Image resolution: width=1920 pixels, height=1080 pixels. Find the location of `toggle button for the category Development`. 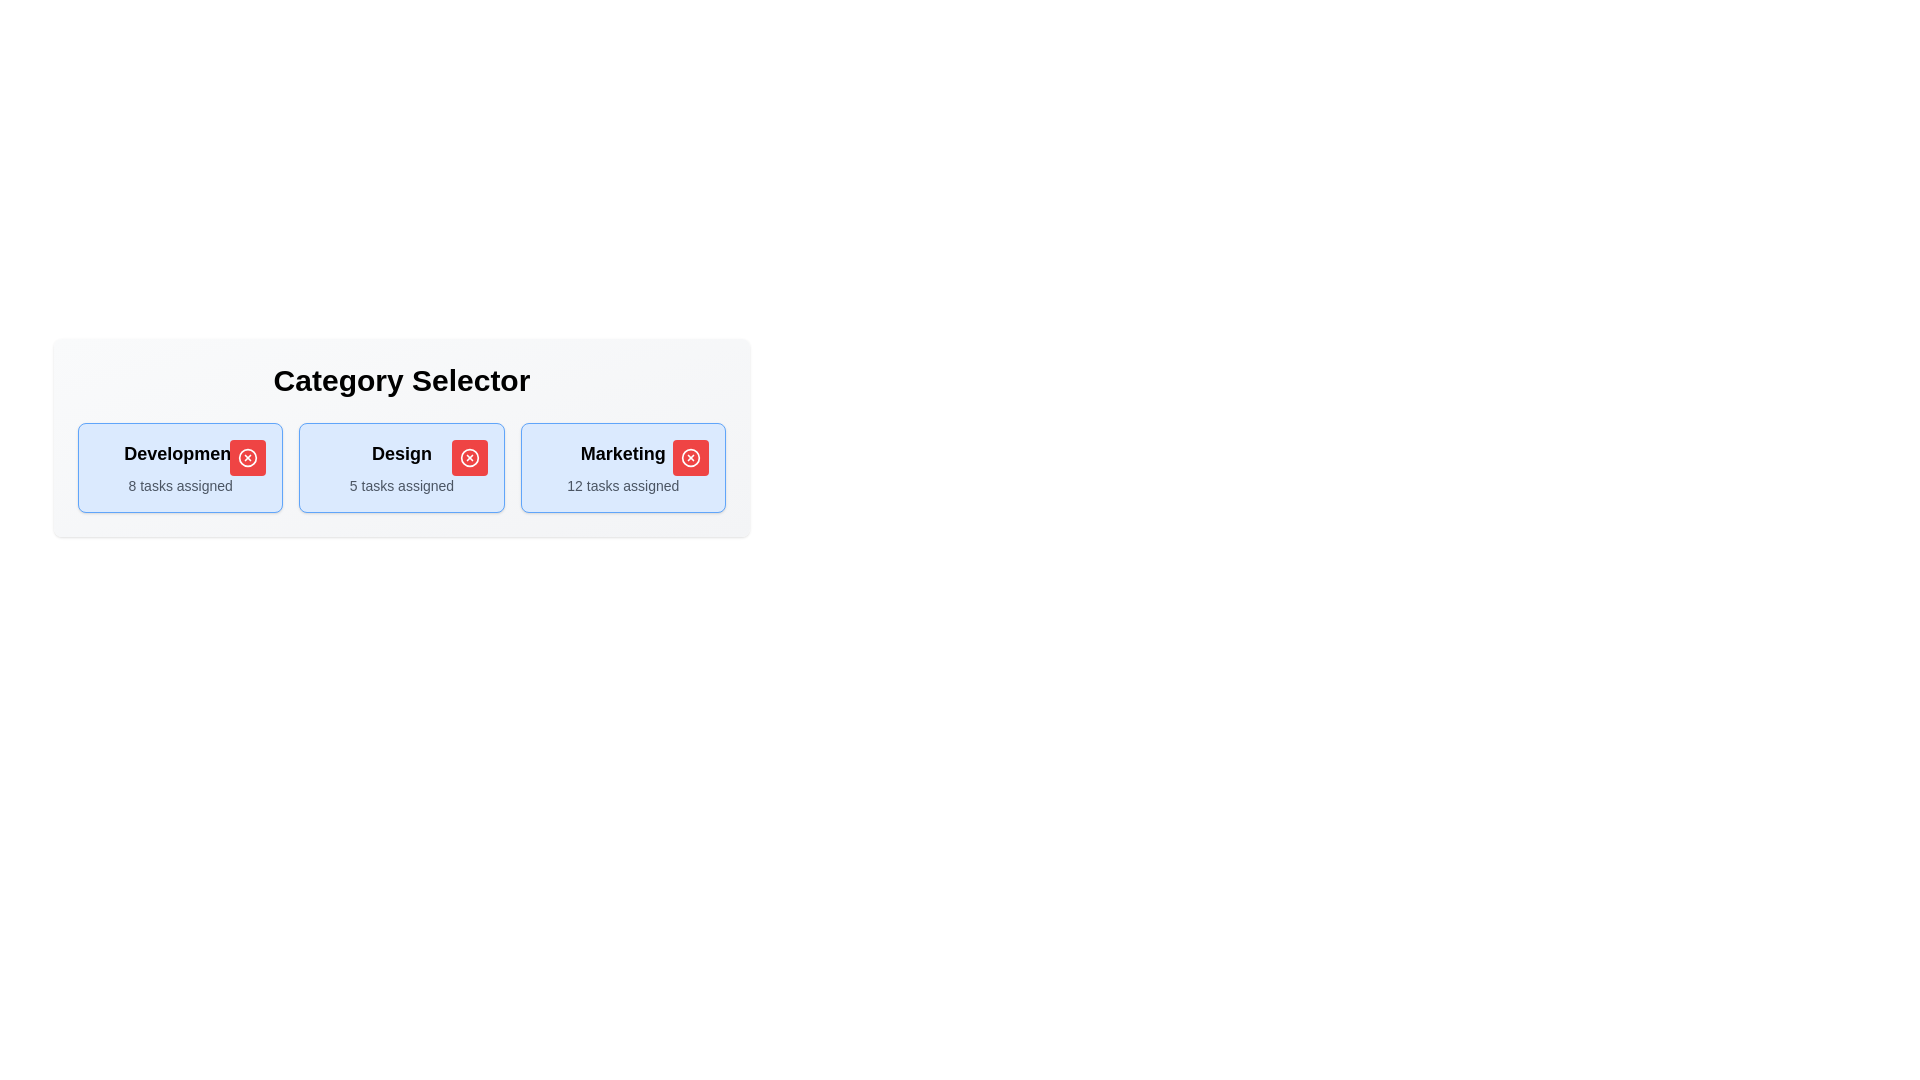

toggle button for the category Development is located at coordinates (247, 458).